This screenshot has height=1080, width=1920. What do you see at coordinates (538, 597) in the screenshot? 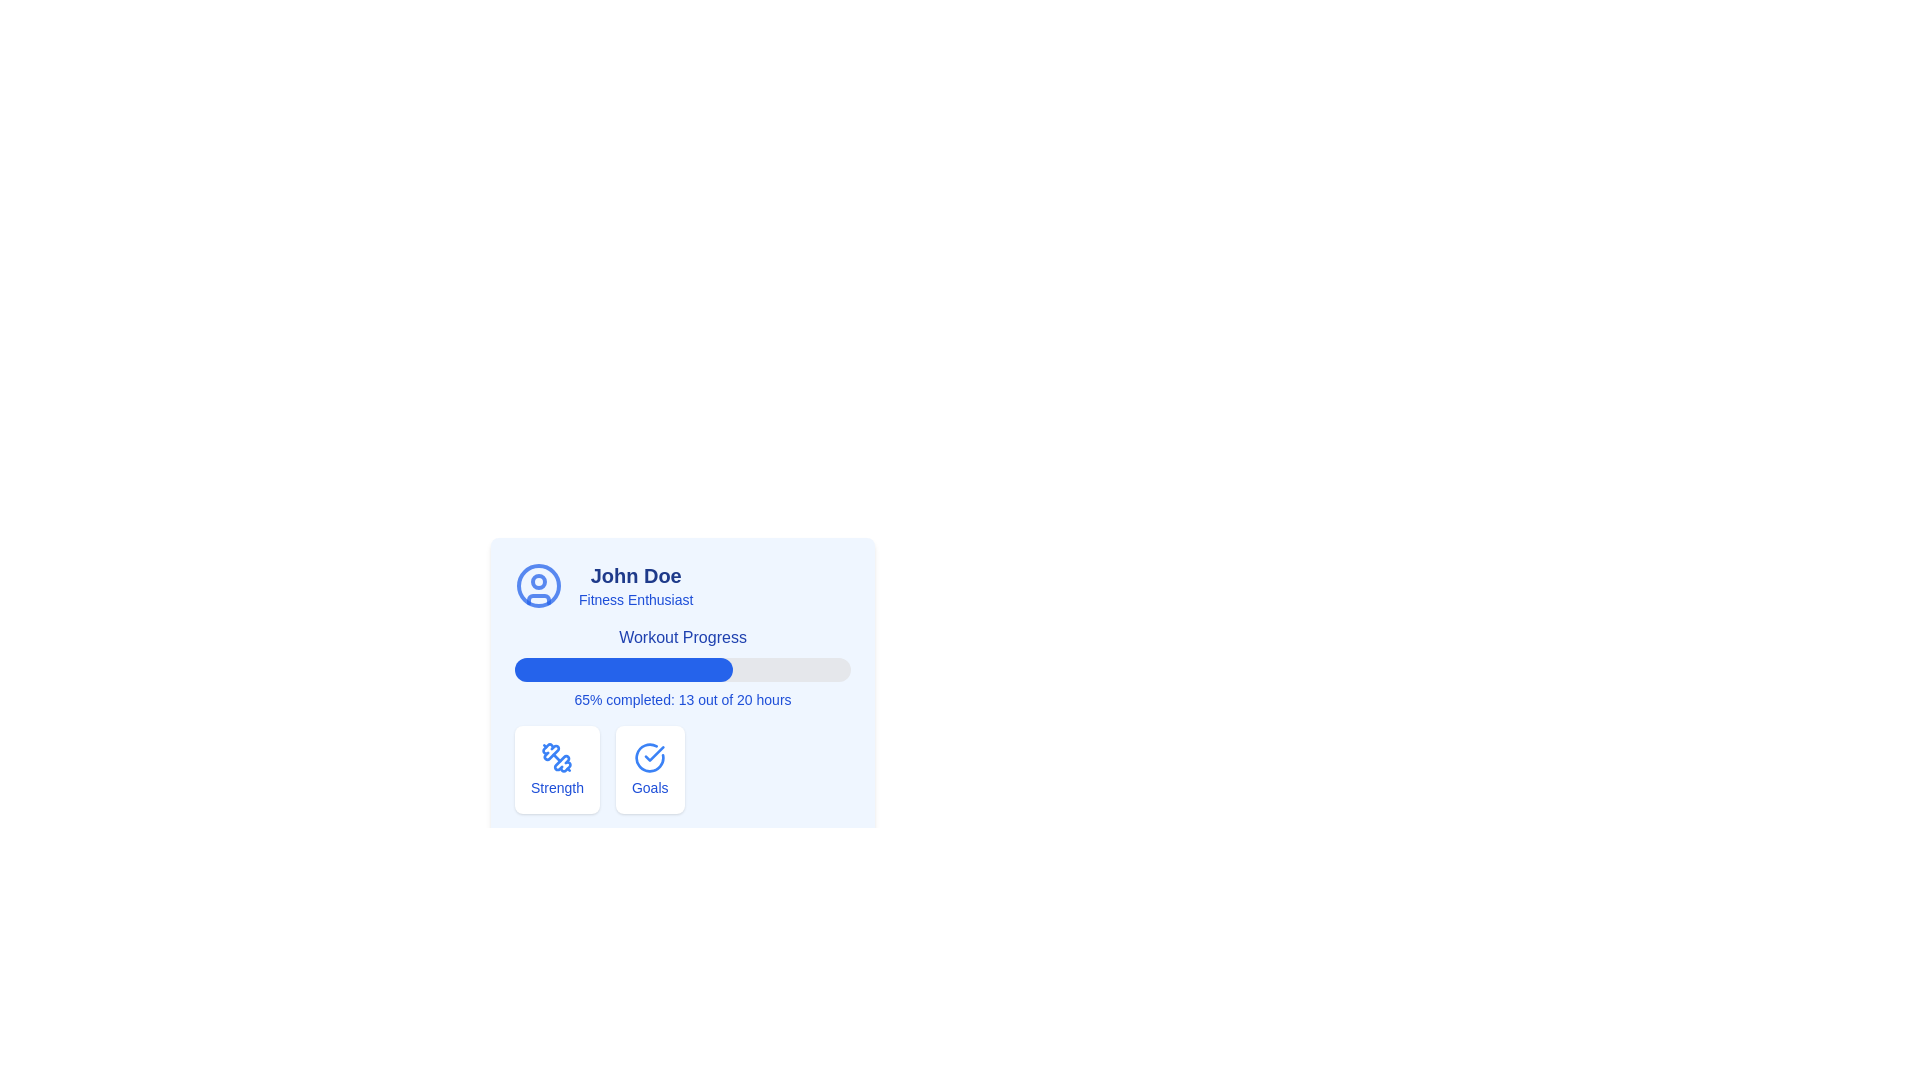
I see `the Icon graphic component representing the base or shoulders of a user or avatar icon, which is centrally aligned below two circles` at bounding box center [538, 597].